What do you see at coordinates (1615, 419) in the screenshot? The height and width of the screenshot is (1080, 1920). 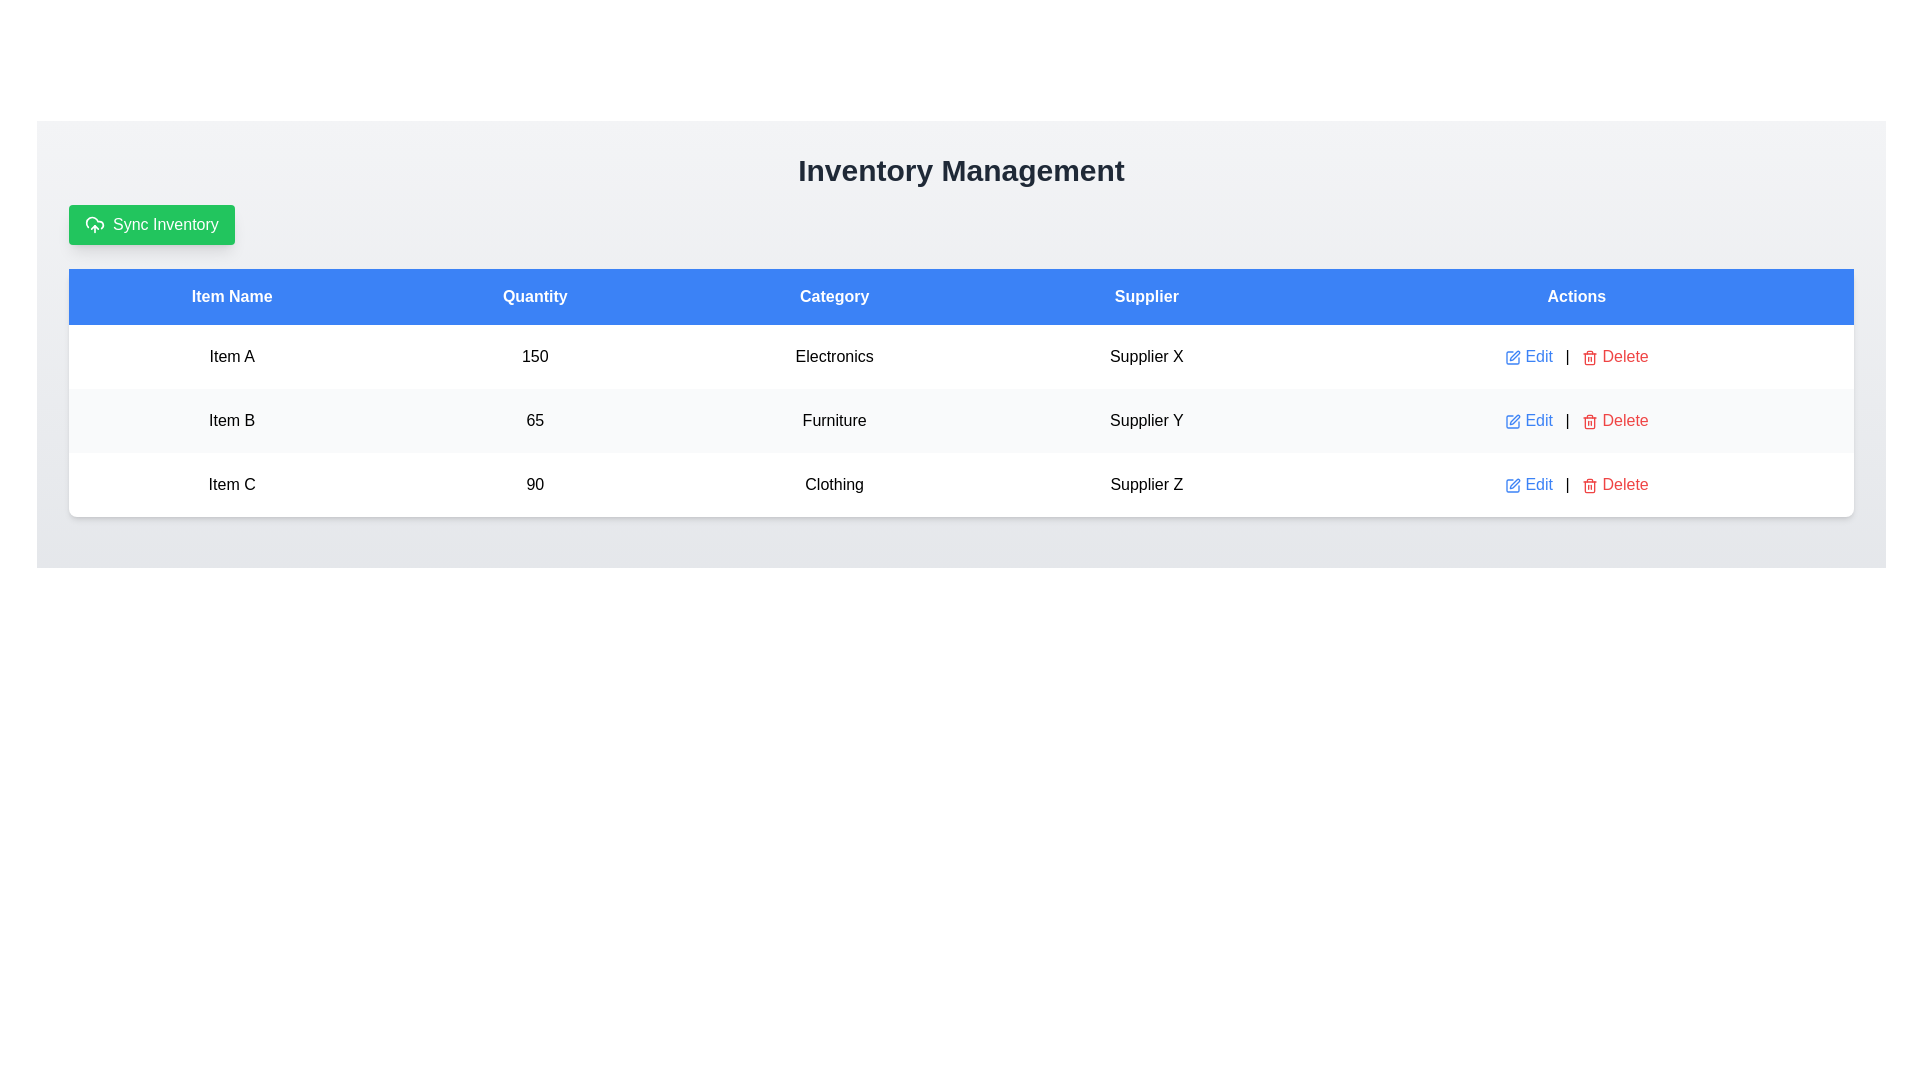 I see `the delete hyperlink styled as a text link with an icon in the 'Actions' column of the table aligned with 'Item B' to underline the text` at bounding box center [1615, 419].